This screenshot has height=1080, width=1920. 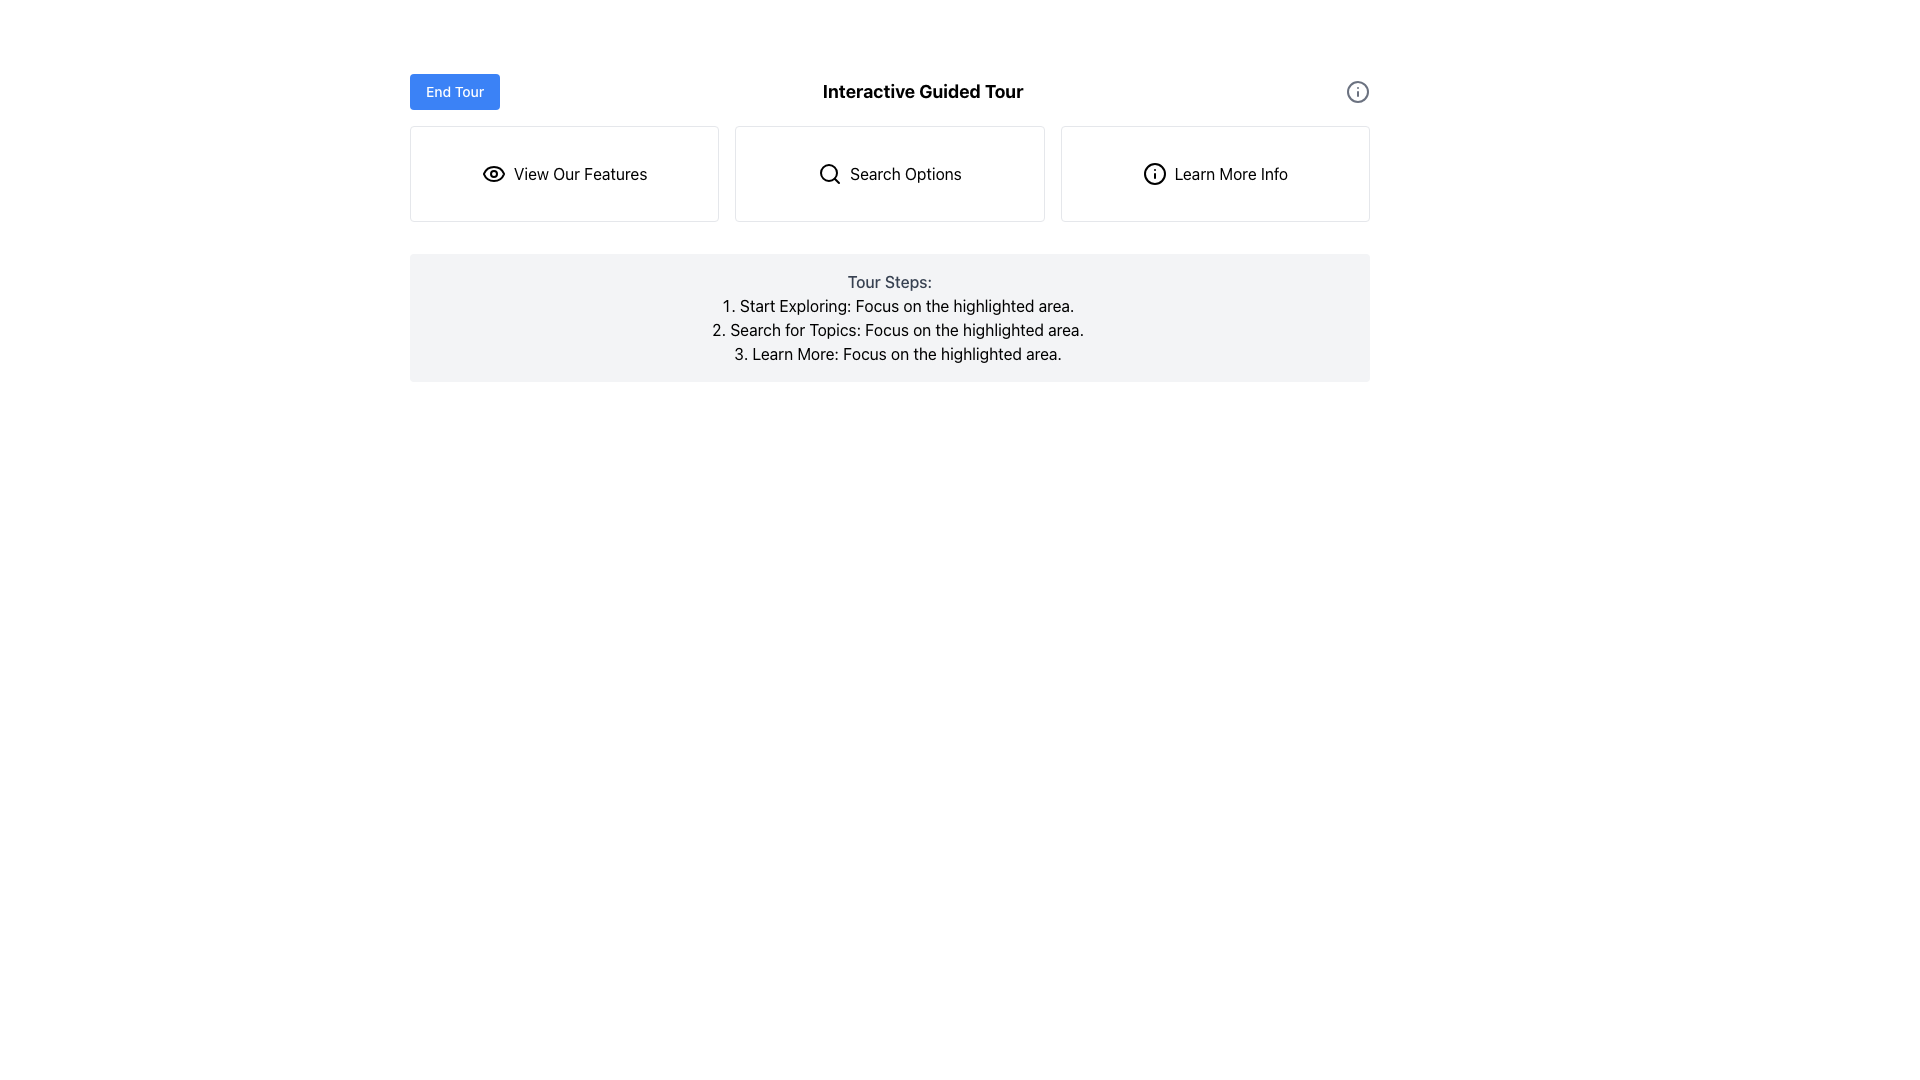 What do you see at coordinates (494, 172) in the screenshot?
I see `the circular eye icon to the left of the 'View Our Features' text for design context` at bounding box center [494, 172].